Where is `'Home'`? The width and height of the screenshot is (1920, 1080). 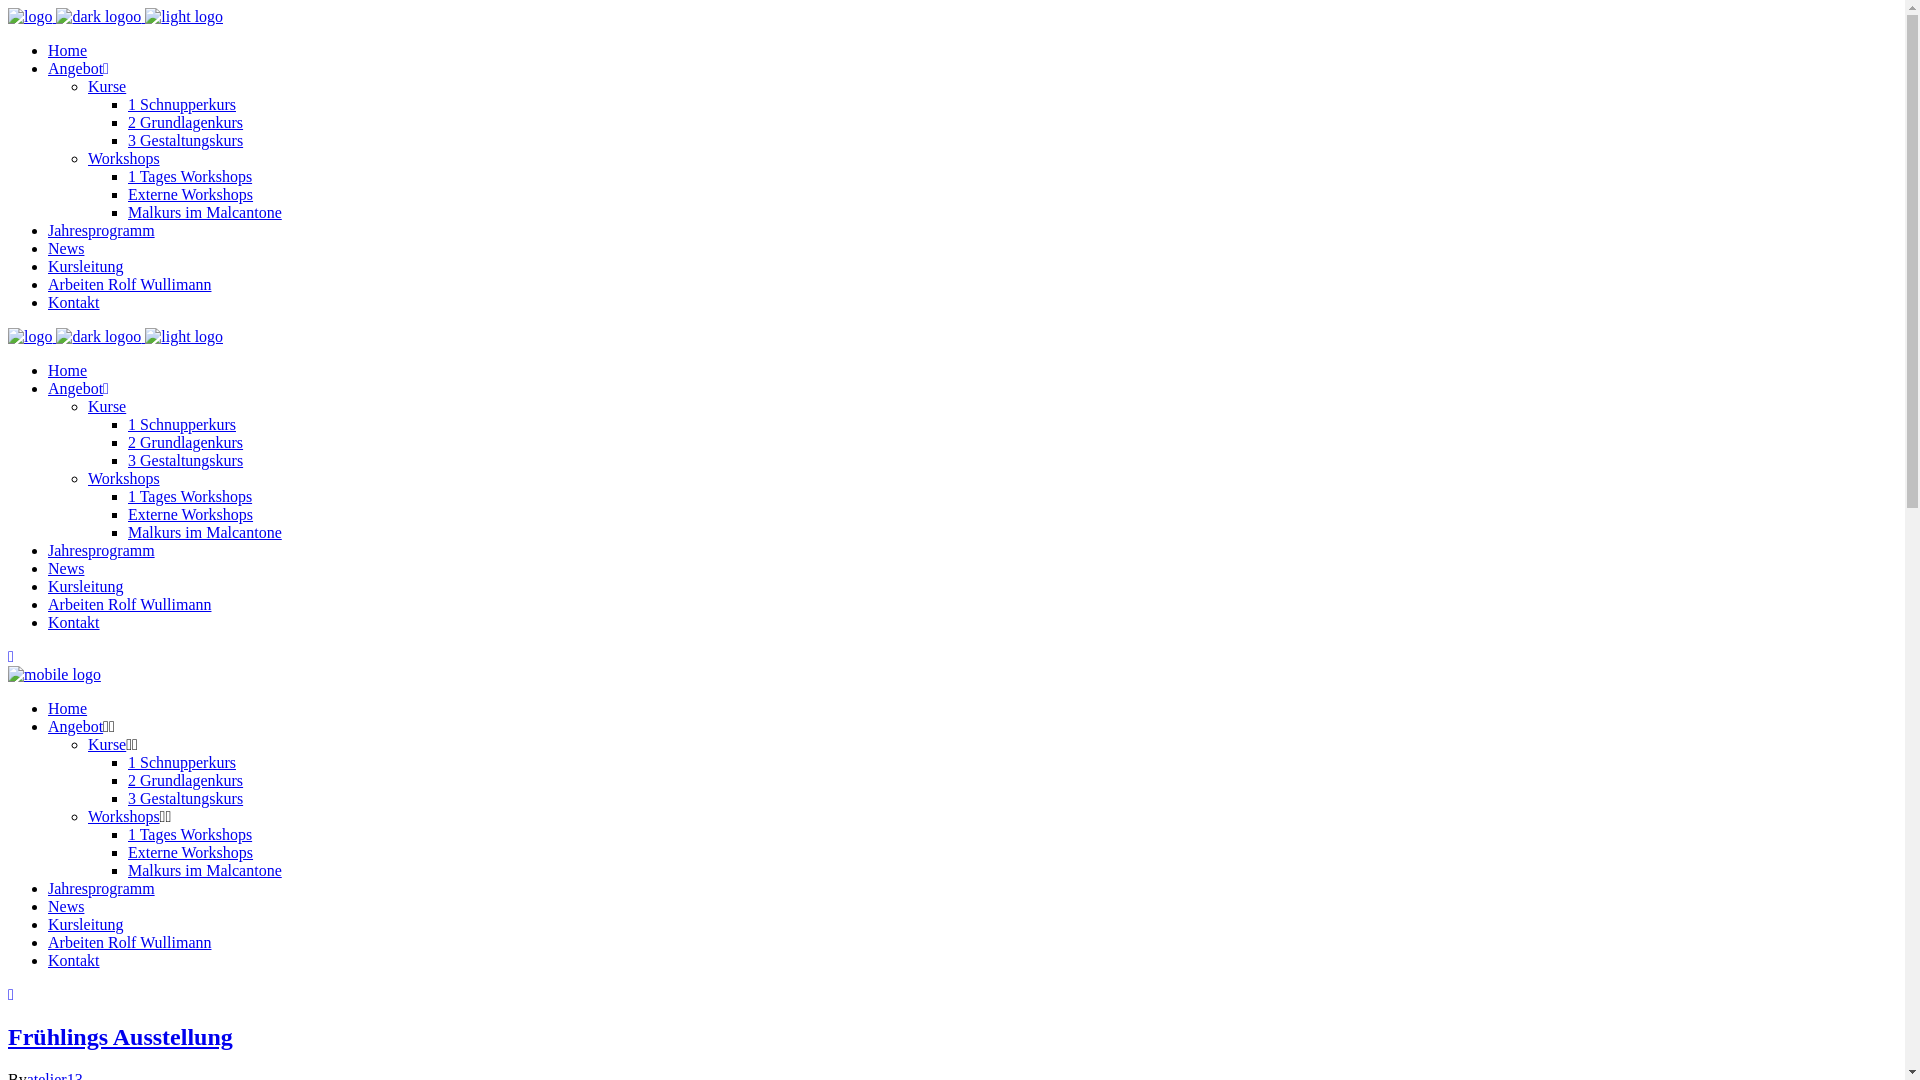
'Home' is located at coordinates (67, 49).